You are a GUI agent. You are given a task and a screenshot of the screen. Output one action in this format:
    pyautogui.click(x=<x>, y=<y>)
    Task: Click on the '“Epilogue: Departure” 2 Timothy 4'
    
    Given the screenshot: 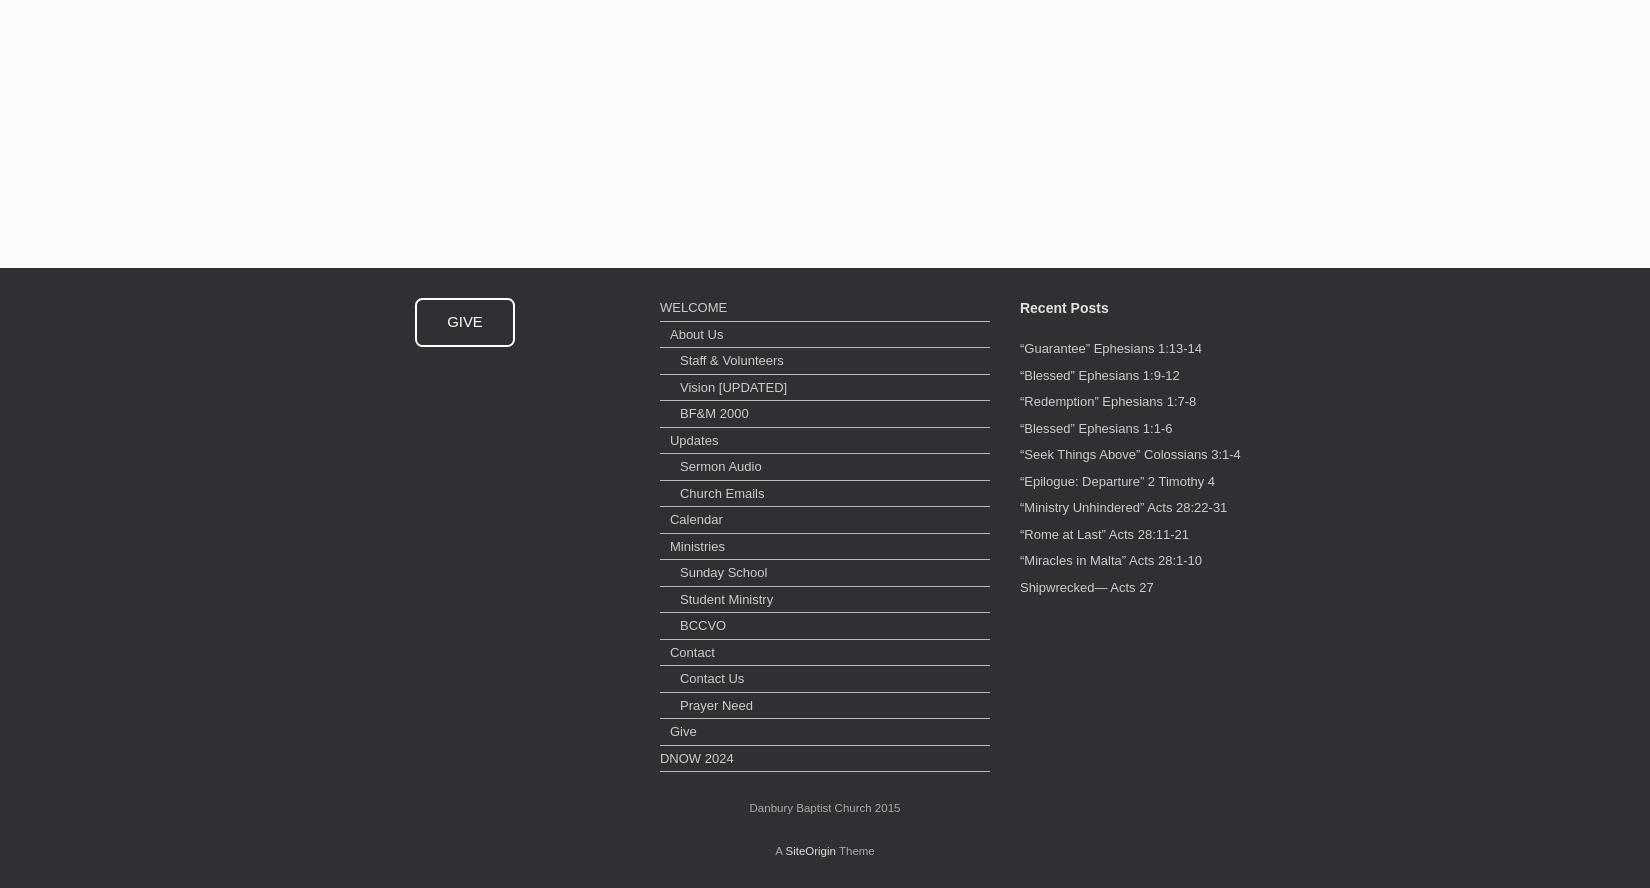 What is the action you would take?
    pyautogui.click(x=1019, y=480)
    